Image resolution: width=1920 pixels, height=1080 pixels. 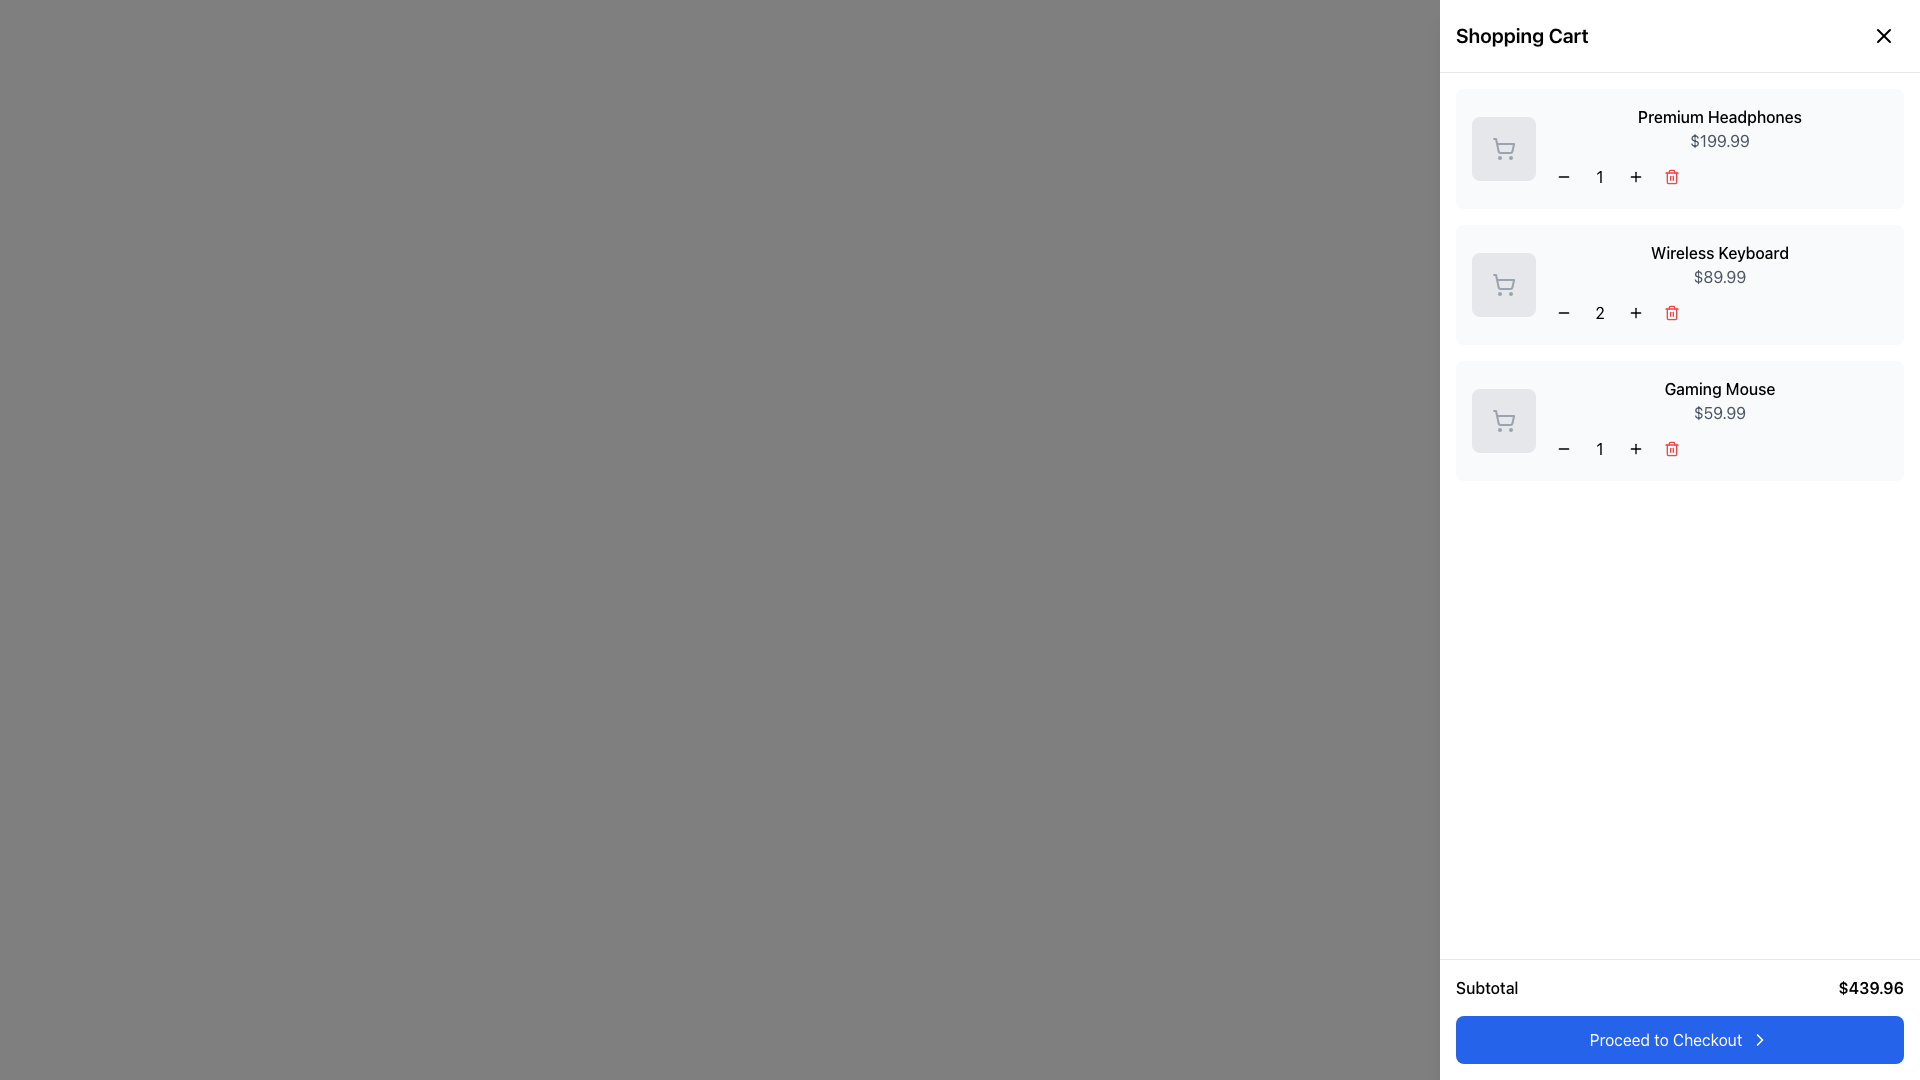 What do you see at coordinates (1671, 447) in the screenshot?
I see `the small red trash bin icon button located within the 'Gaming Mouse' item in the shopping cart` at bounding box center [1671, 447].